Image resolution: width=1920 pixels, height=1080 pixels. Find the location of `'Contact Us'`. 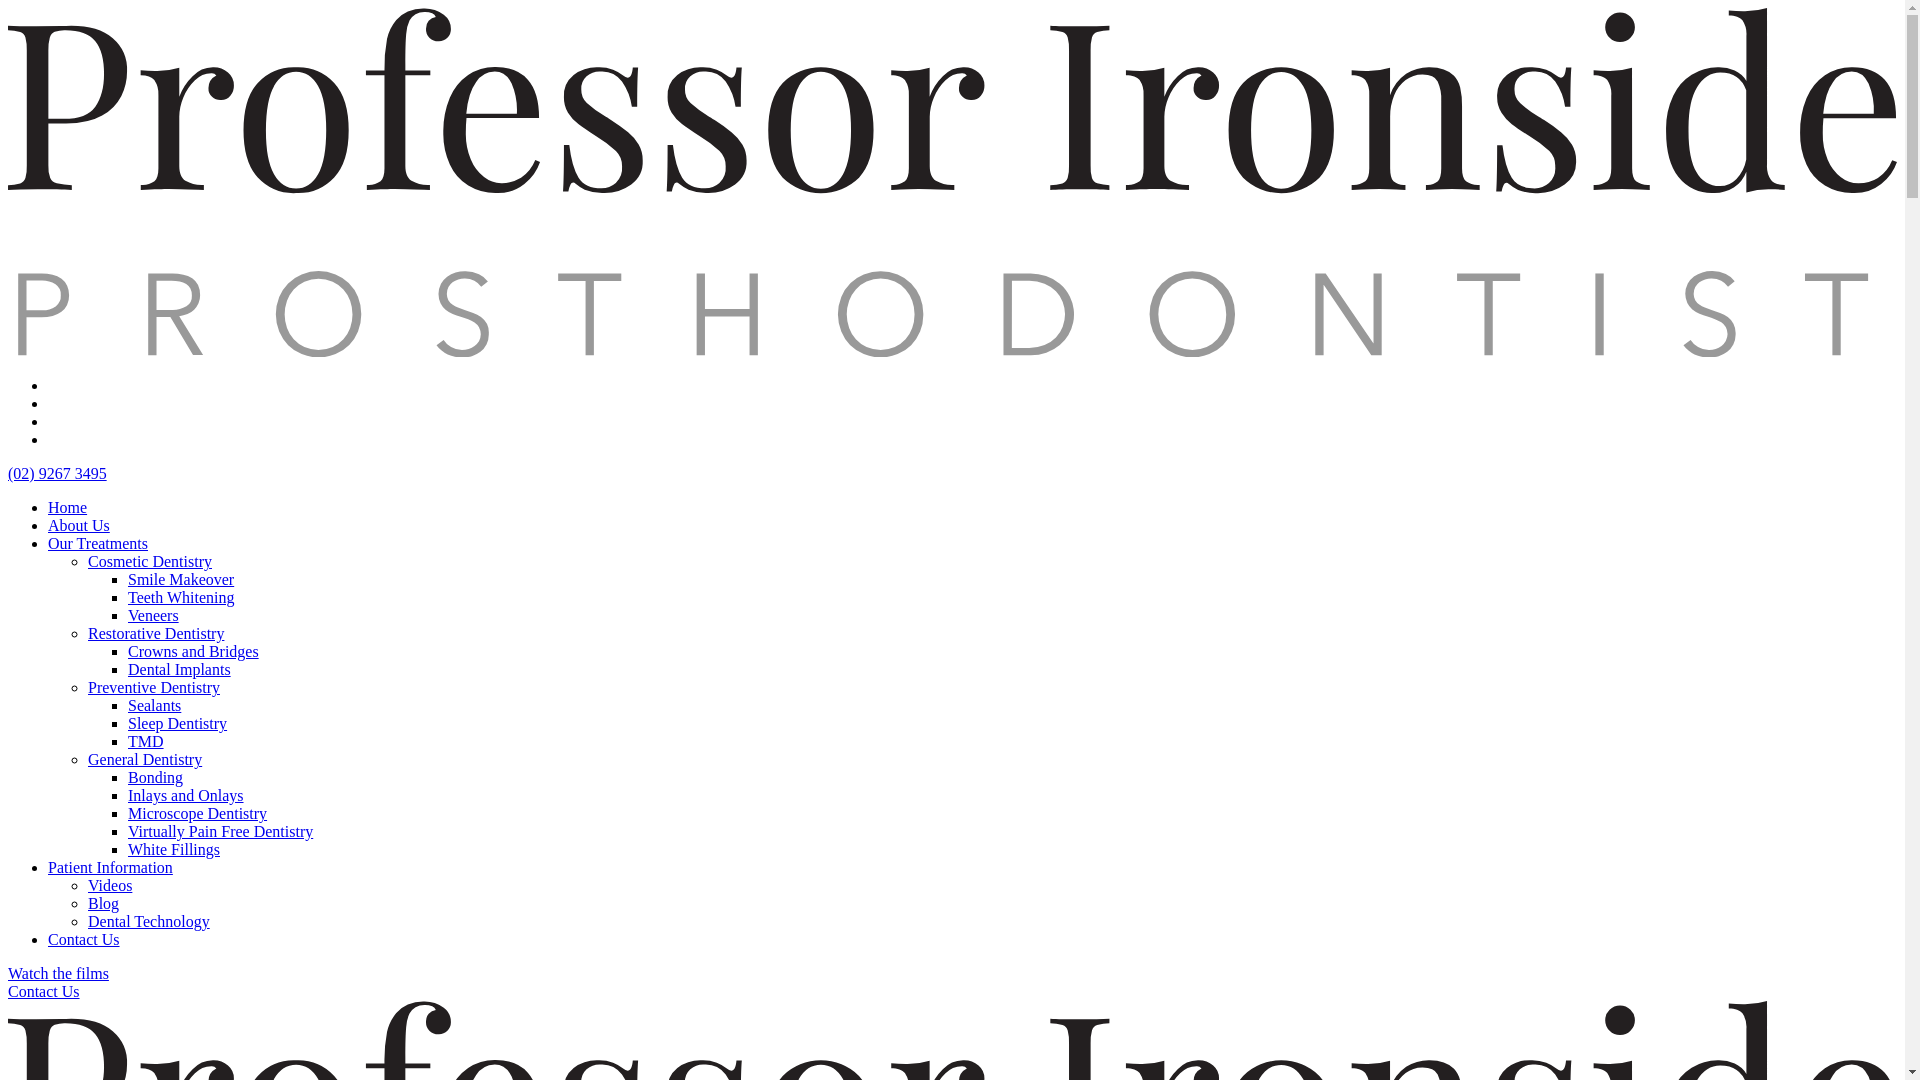

'Contact Us' is located at coordinates (8, 991).